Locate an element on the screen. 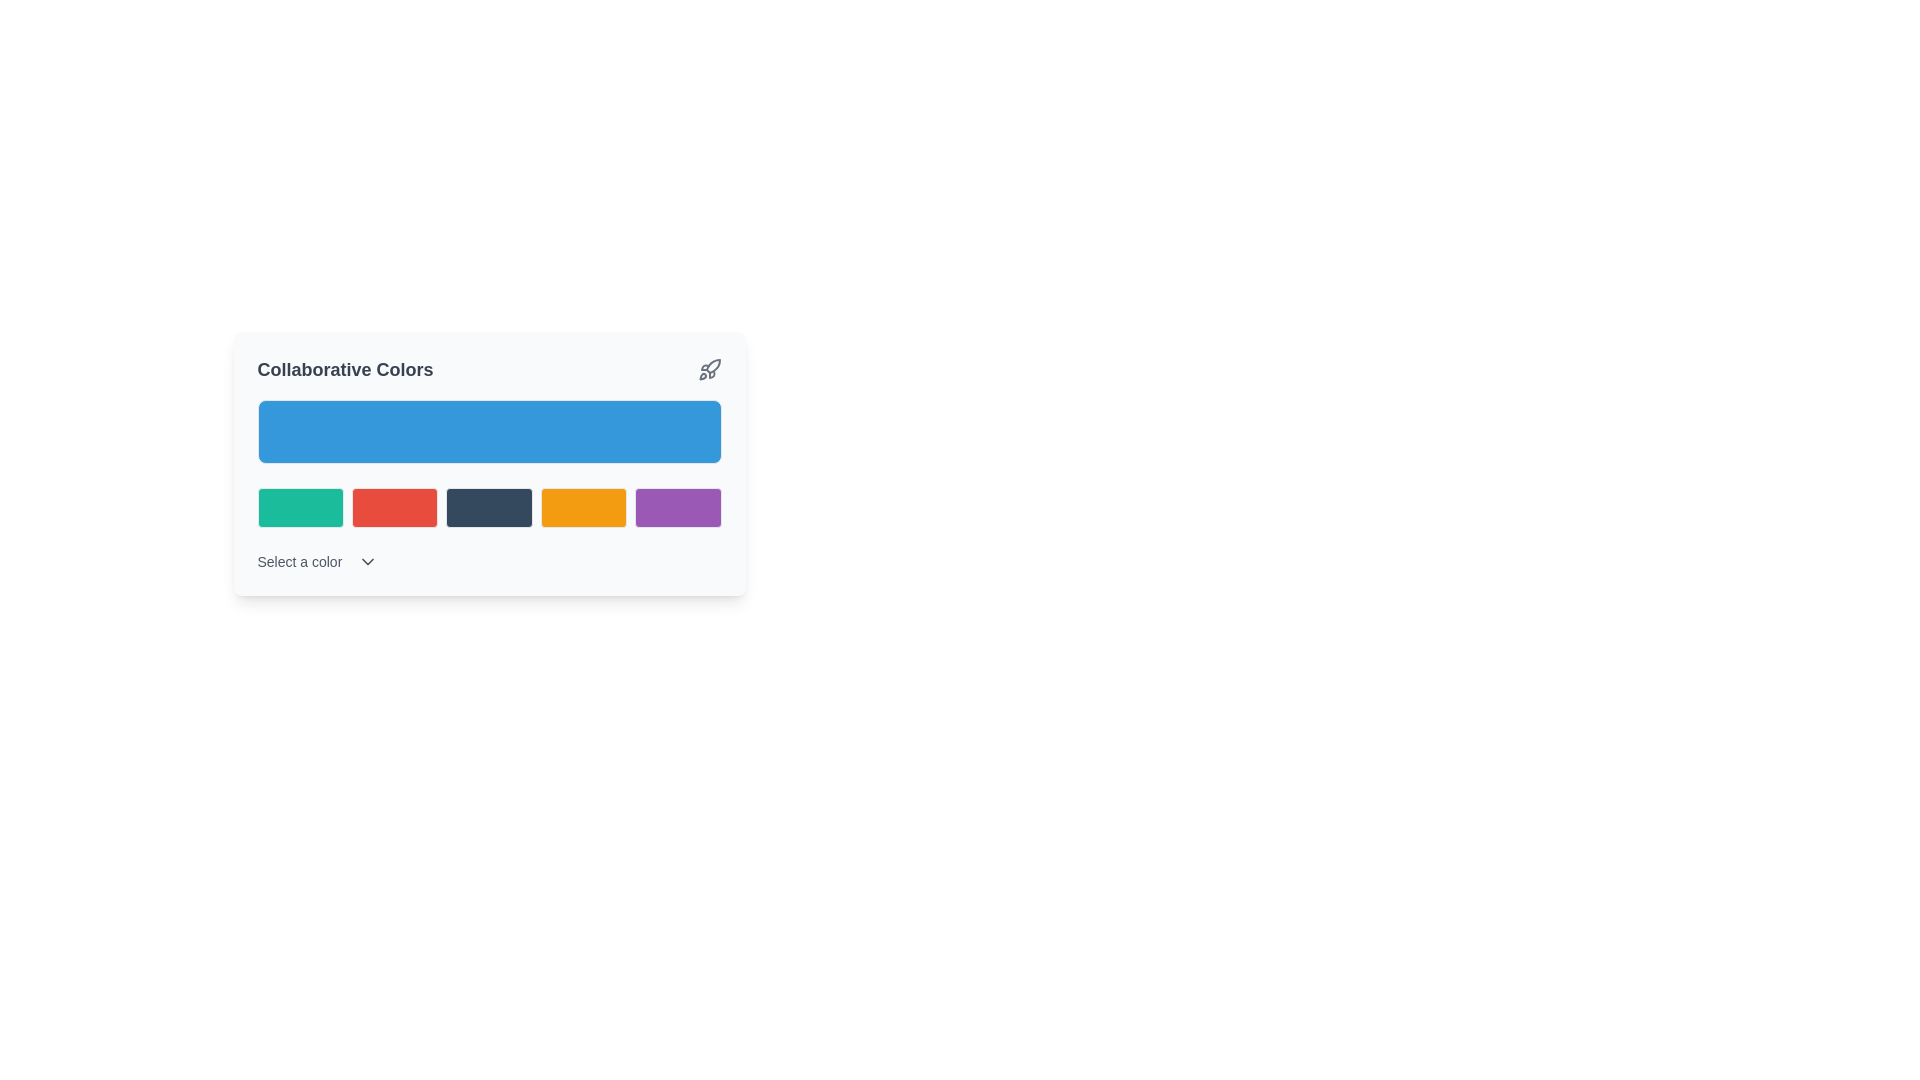 The width and height of the screenshot is (1920, 1080). the green button, which is the first button in a horizontal group of five buttons aligned below a blue button and above a dropdown menu labeled 'Select a color' is located at coordinates (299, 507).